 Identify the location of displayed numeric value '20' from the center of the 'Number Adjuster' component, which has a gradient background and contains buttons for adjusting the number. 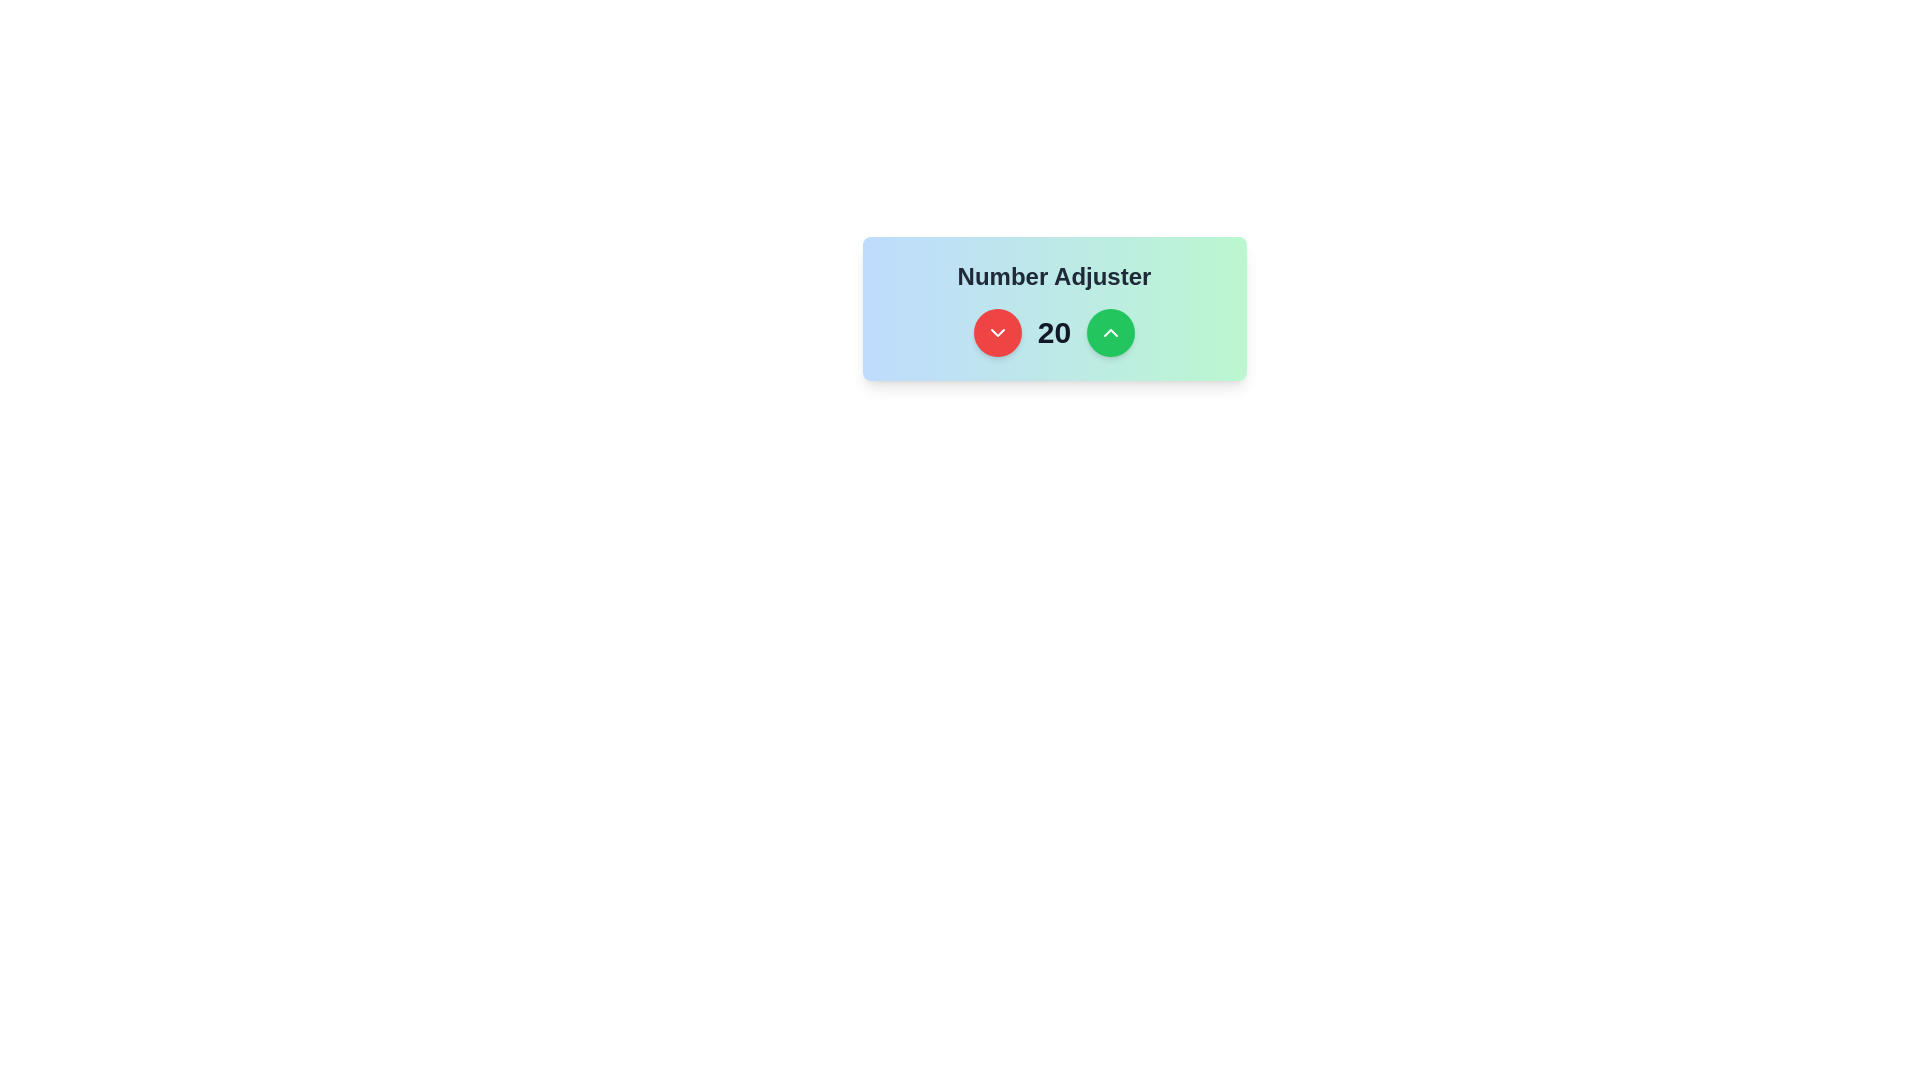
(1053, 308).